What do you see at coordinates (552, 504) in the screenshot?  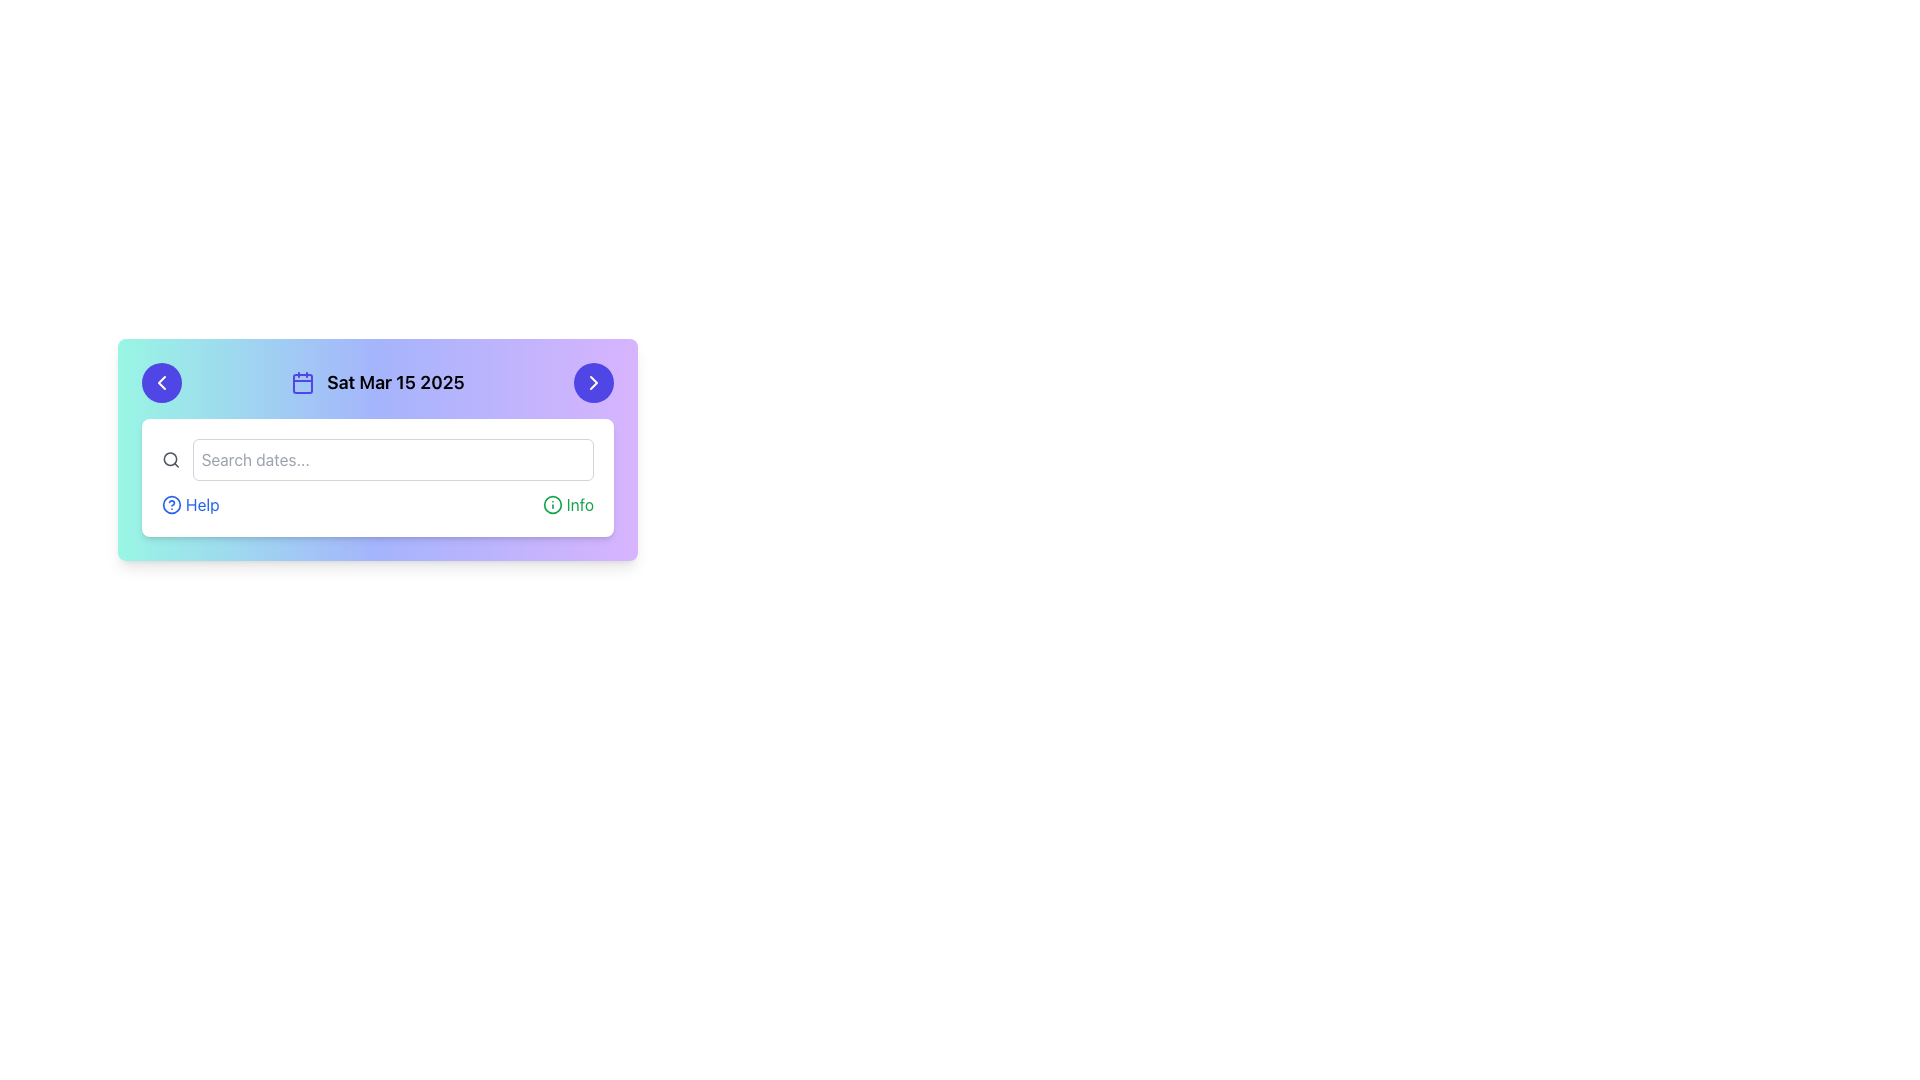 I see `the circular SVG element of the info icon located in the bottom-right area of the card-like UI component` at bounding box center [552, 504].